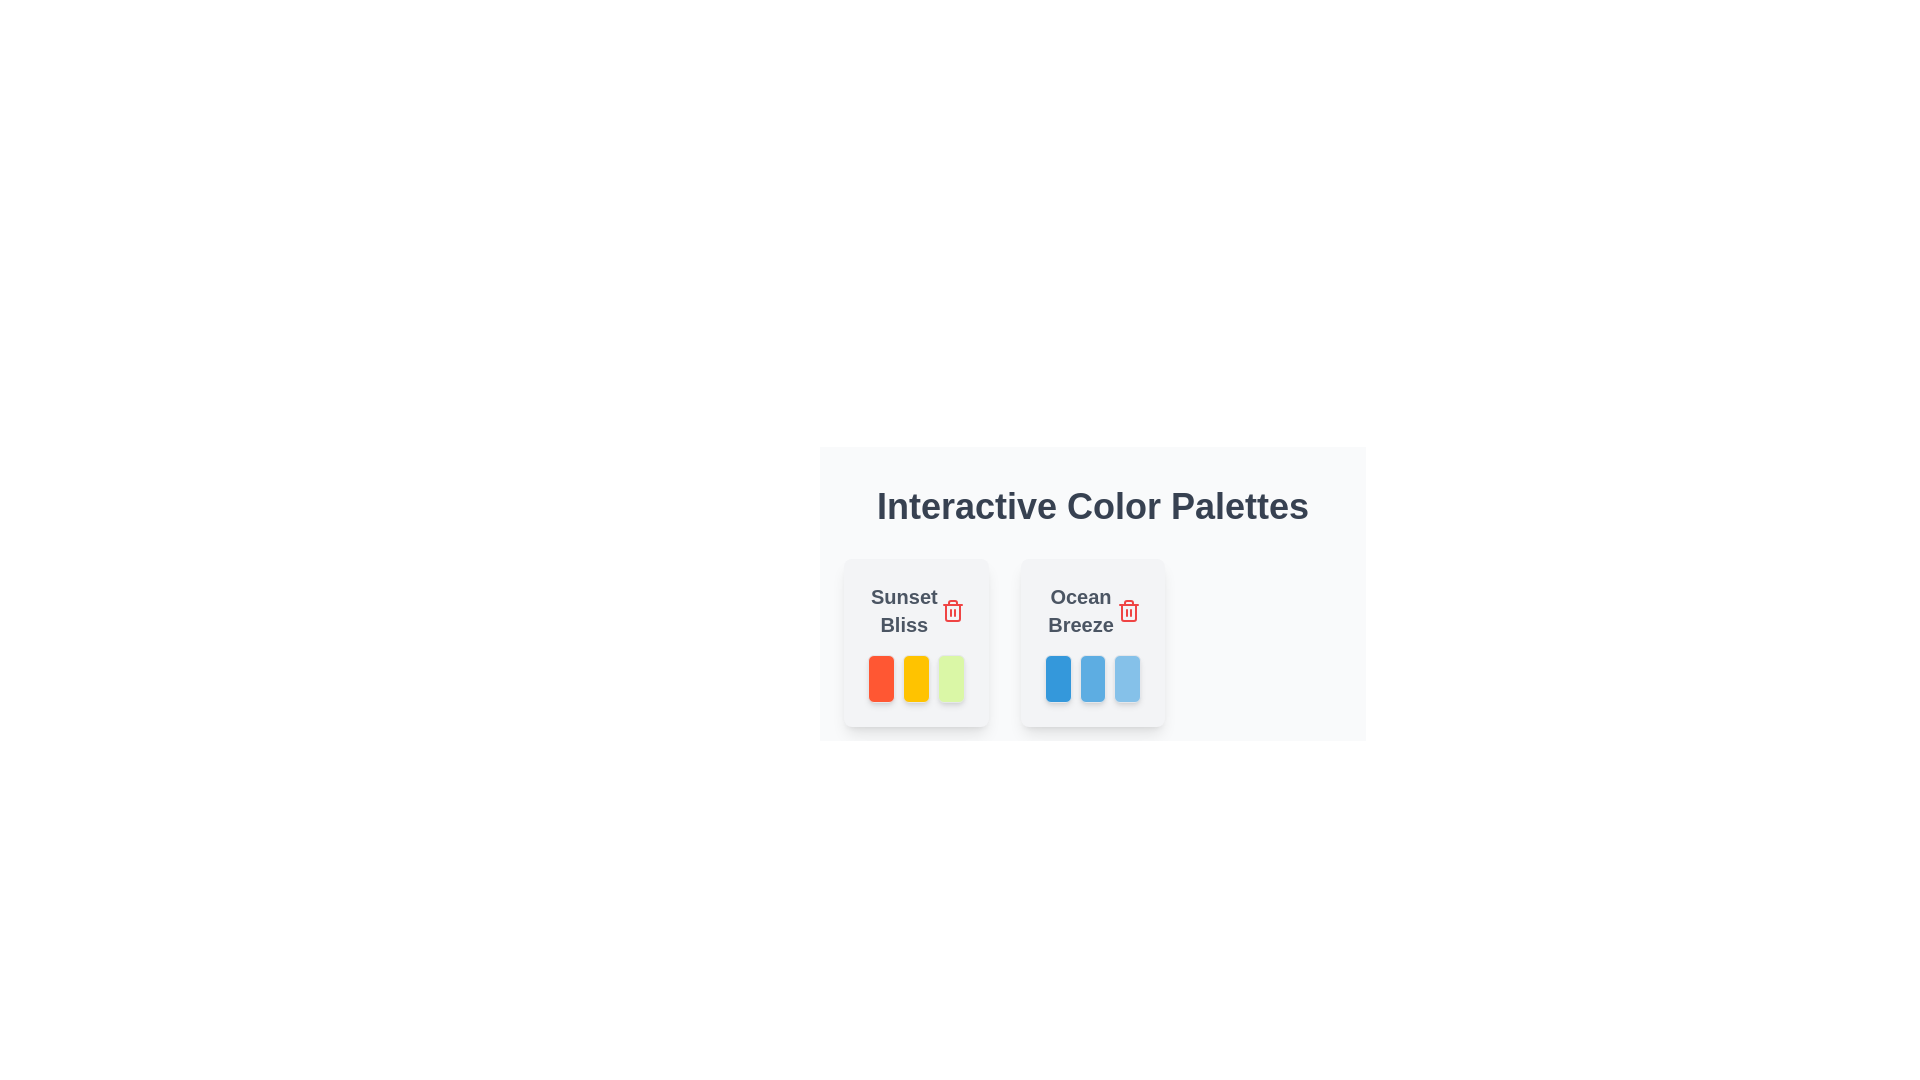 The image size is (1920, 1080). What do you see at coordinates (1127, 677) in the screenshot?
I see `the light blue rounded rectangular selectable color box positioned as the third element in the 'Ocean Breeze' color palette` at bounding box center [1127, 677].